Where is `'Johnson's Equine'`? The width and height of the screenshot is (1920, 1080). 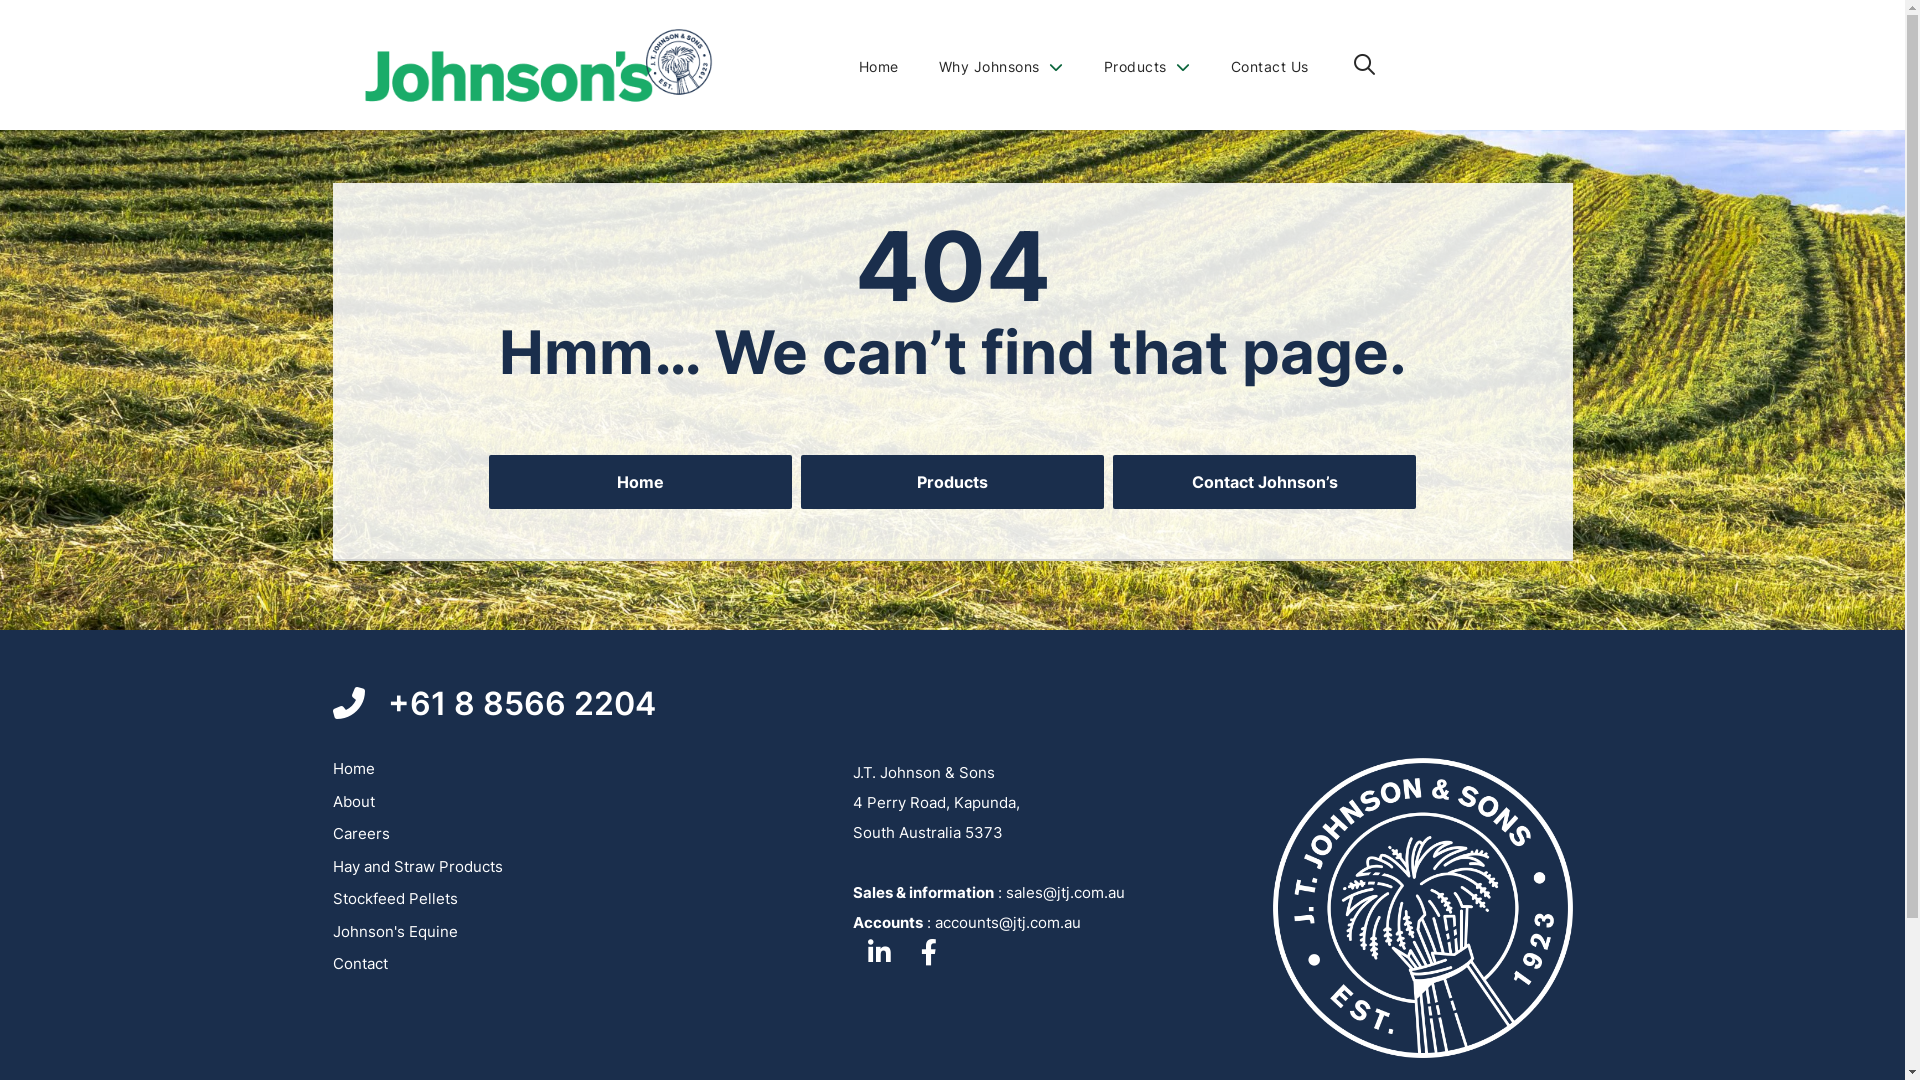 'Johnson's Equine' is located at coordinates (394, 931).